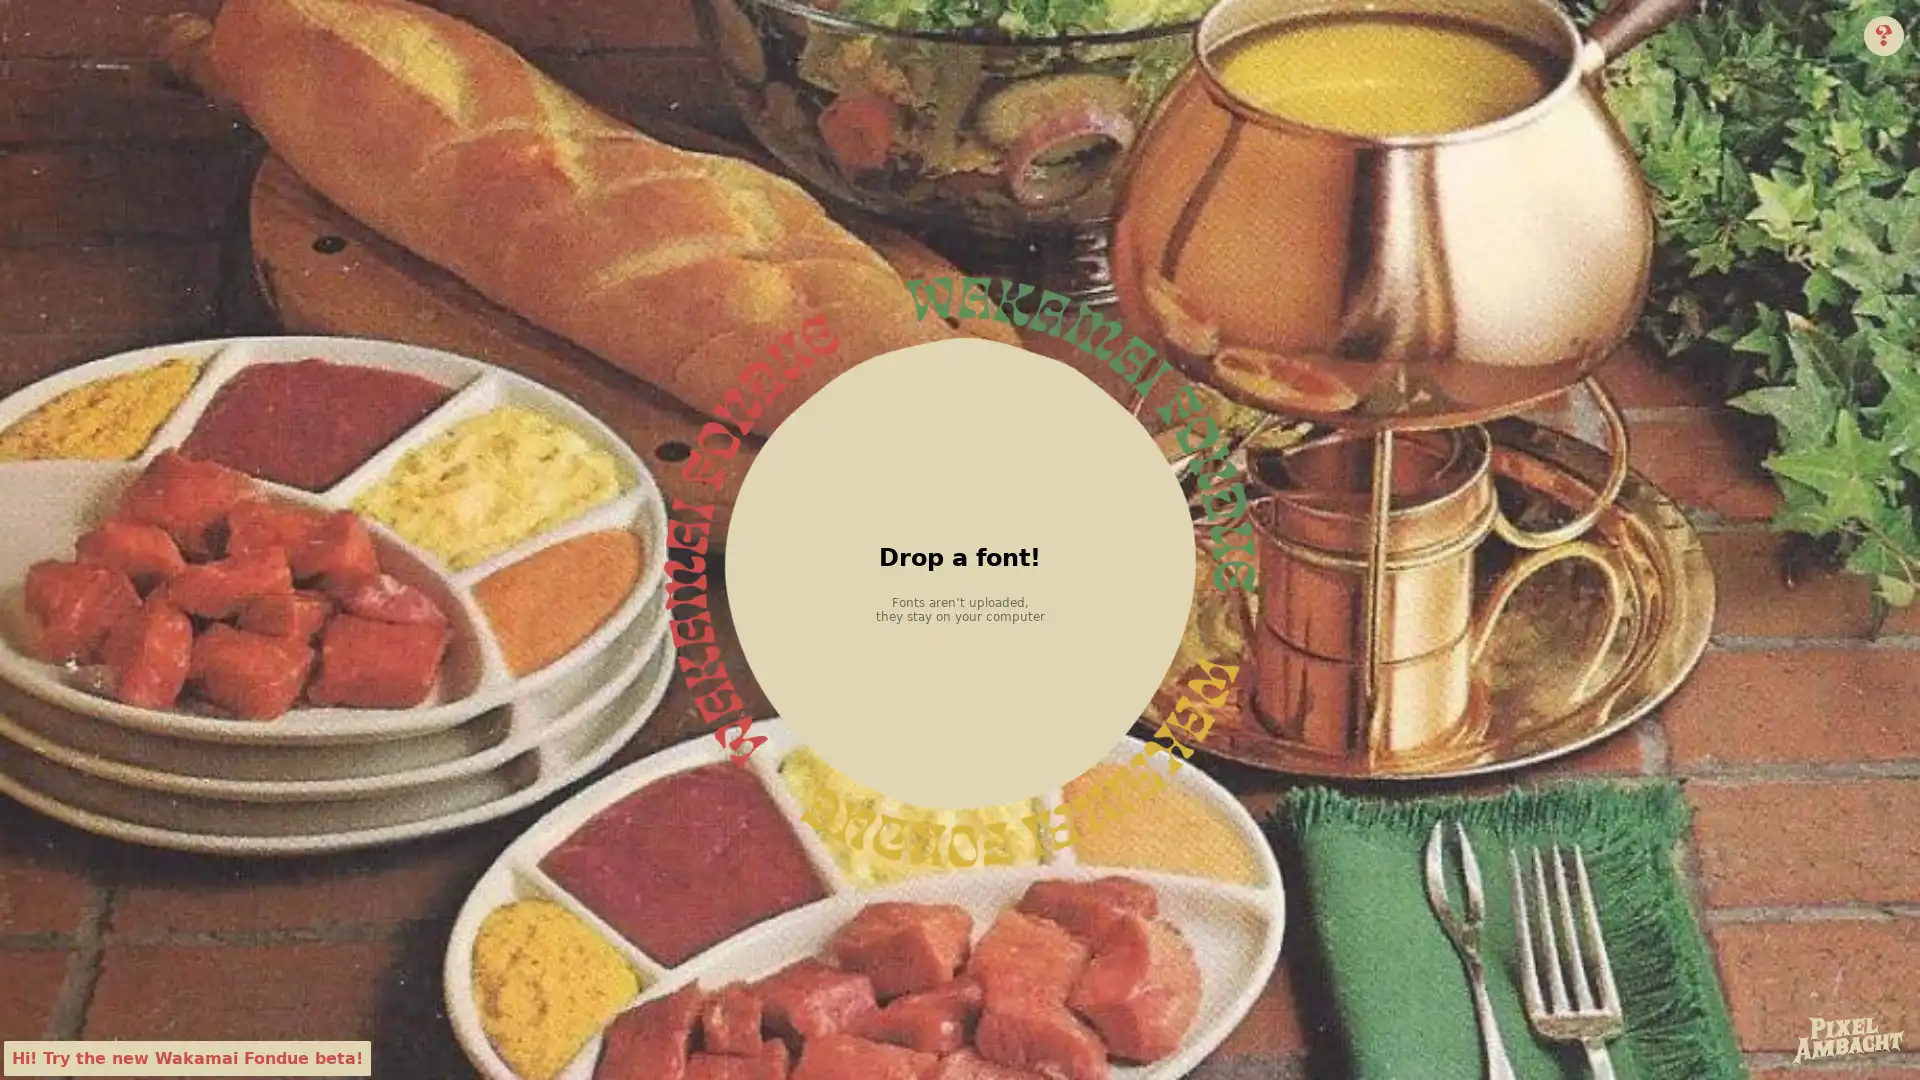 This screenshot has width=1920, height=1080. Describe the element at coordinates (1882, 35) in the screenshot. I see `Info` at that location.